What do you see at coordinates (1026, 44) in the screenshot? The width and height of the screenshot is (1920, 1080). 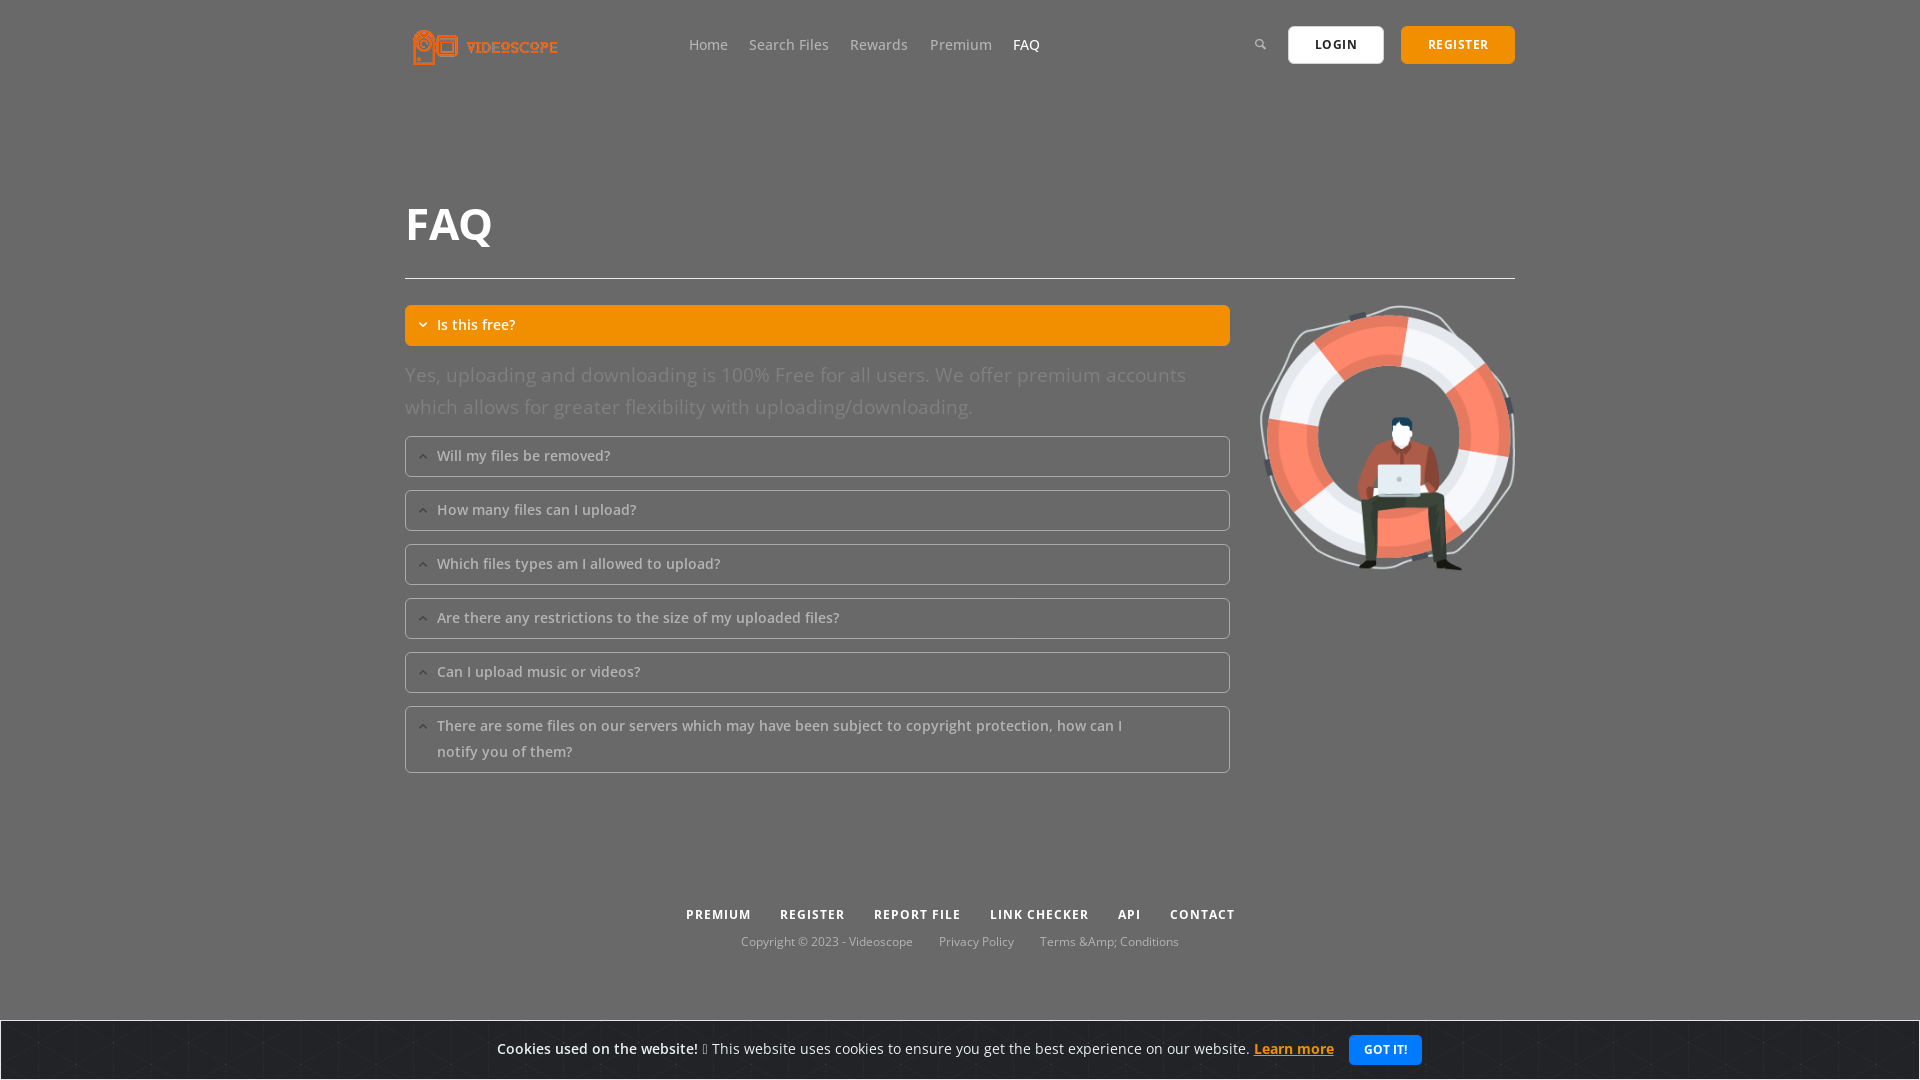 I see `'FAQ'` at bounding box center [1026, 44].